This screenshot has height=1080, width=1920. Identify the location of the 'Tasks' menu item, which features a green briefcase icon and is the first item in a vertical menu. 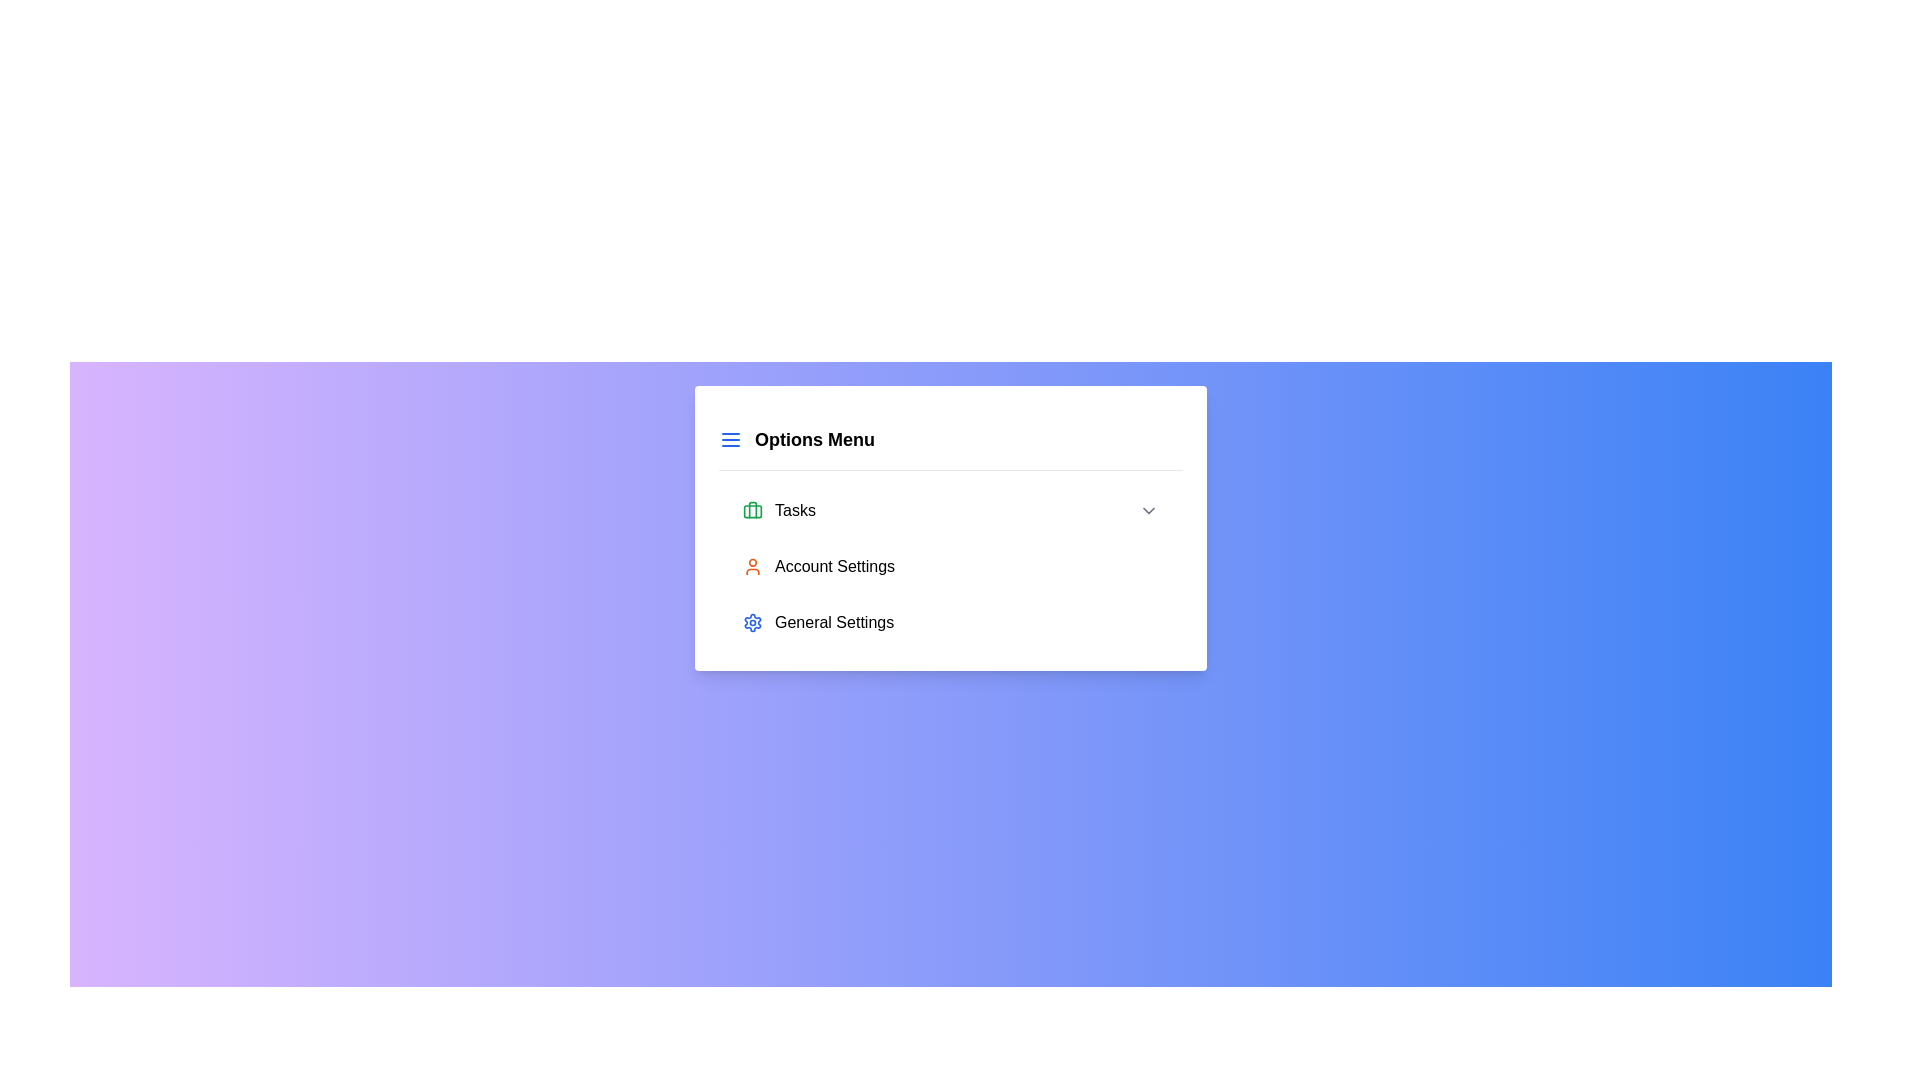
(778, 509).